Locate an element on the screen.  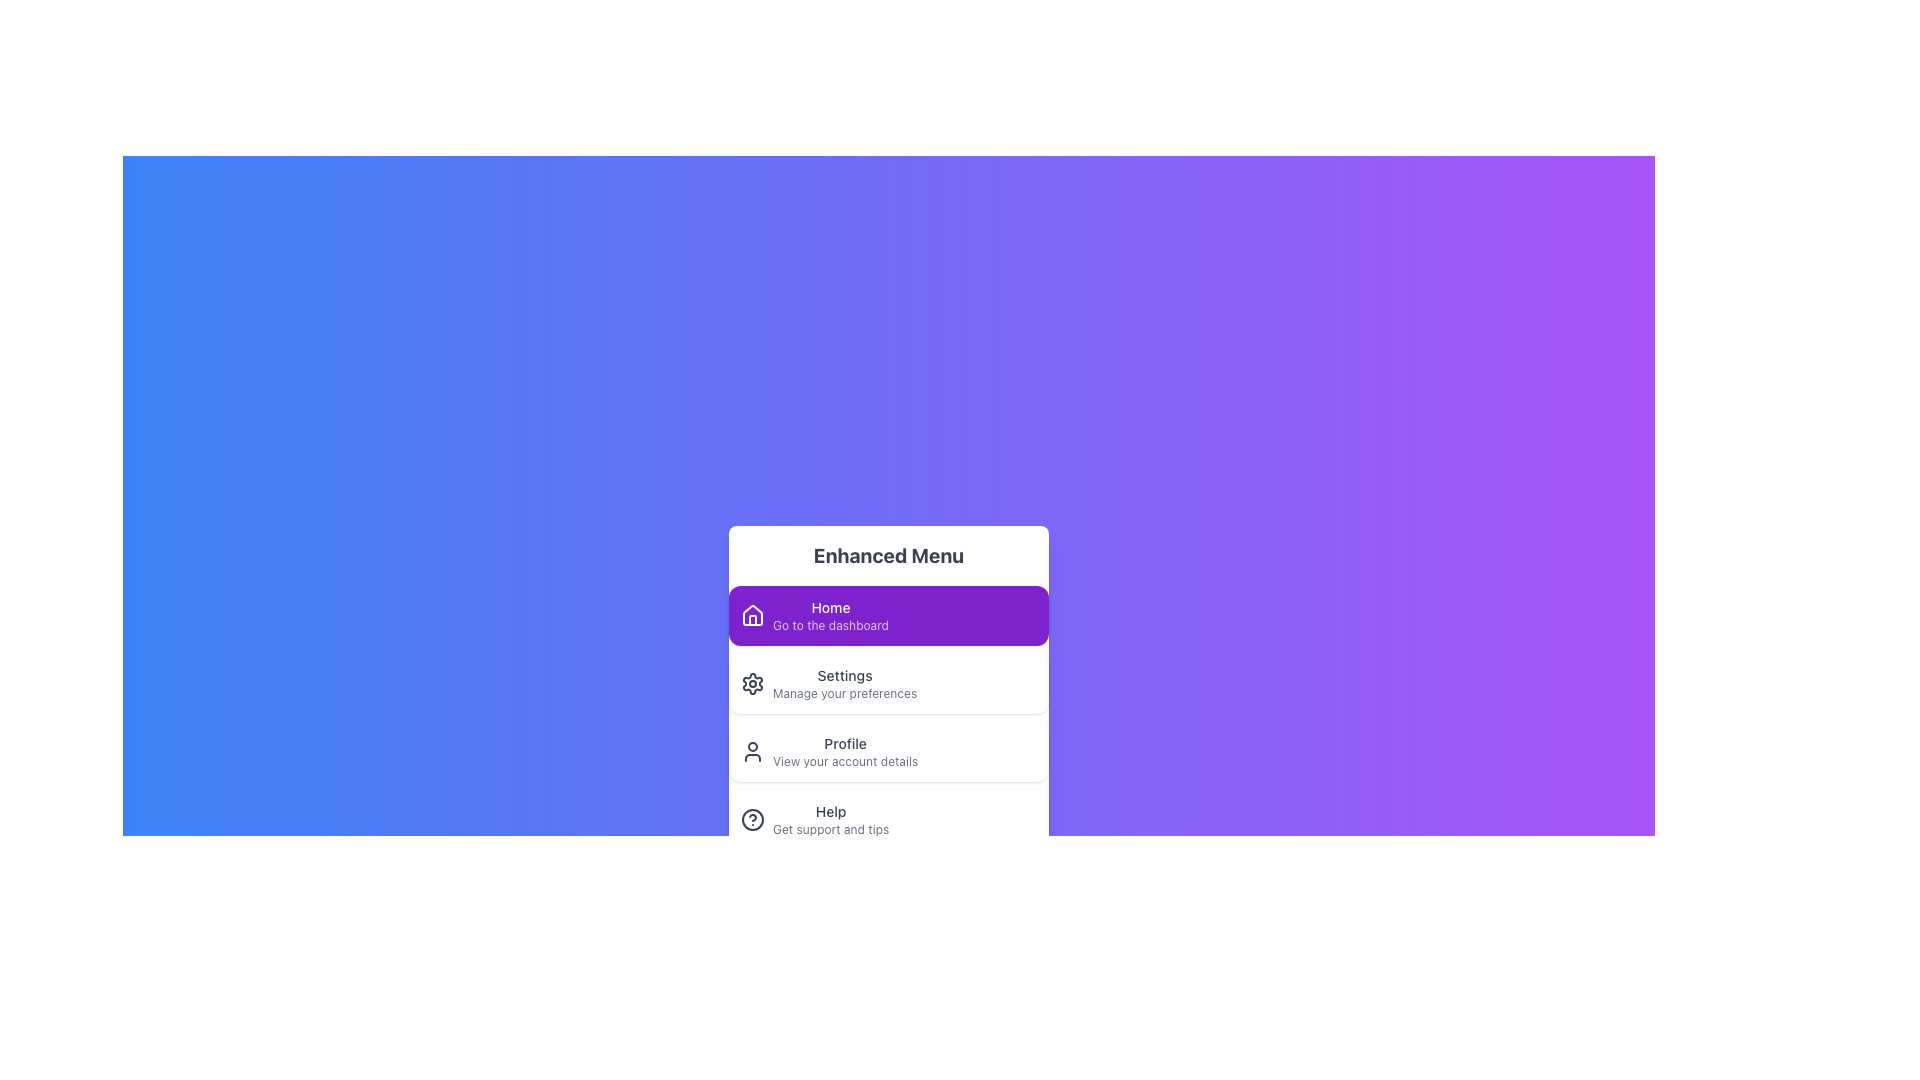
the Text Label that displays 'Go to the dashboard', which is positioned below the 'Home' option in the menu list is located at coordinates (830, 624).